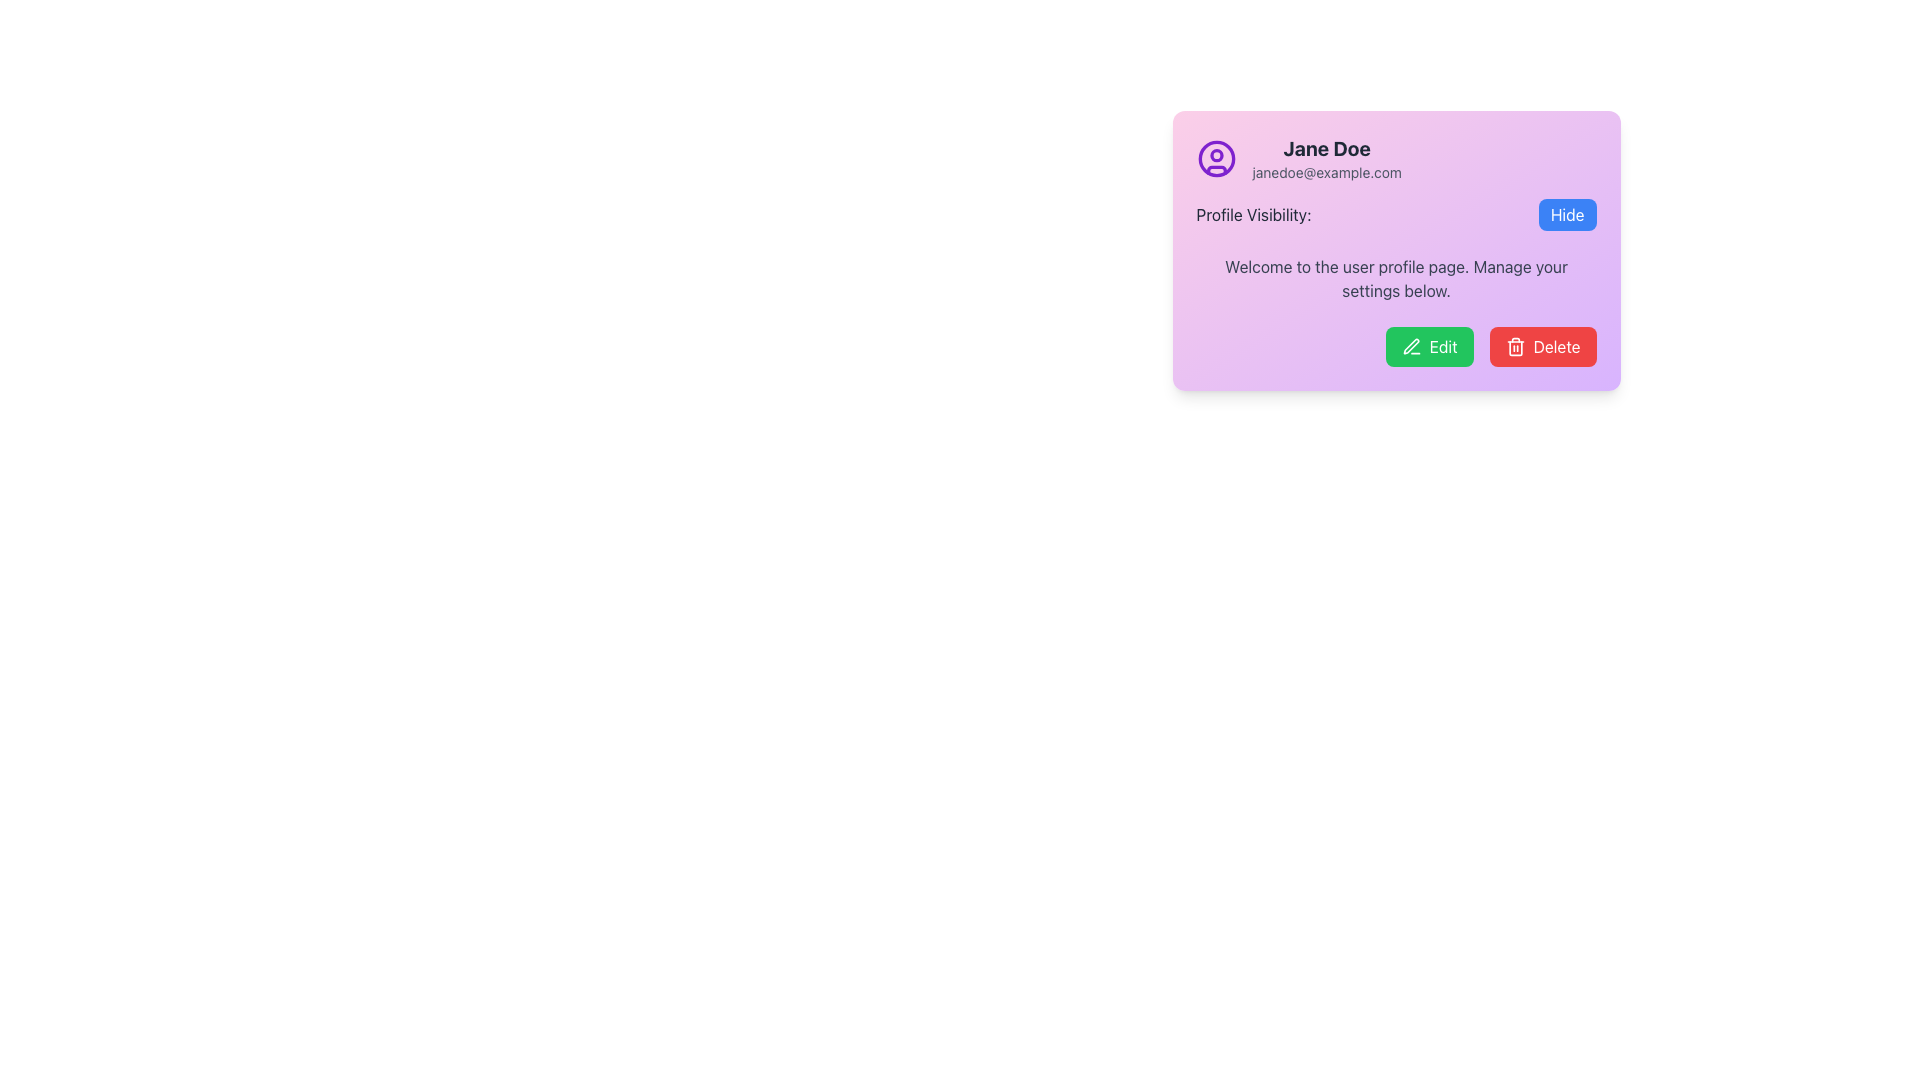 This screenshot has width=1920, height=1080. What do you see at coordinates (1215, 157) in the screenshot?
I see `the decorative user profile icon located at the top-left corner of the user profile card` at bounding box center [1215, 157].